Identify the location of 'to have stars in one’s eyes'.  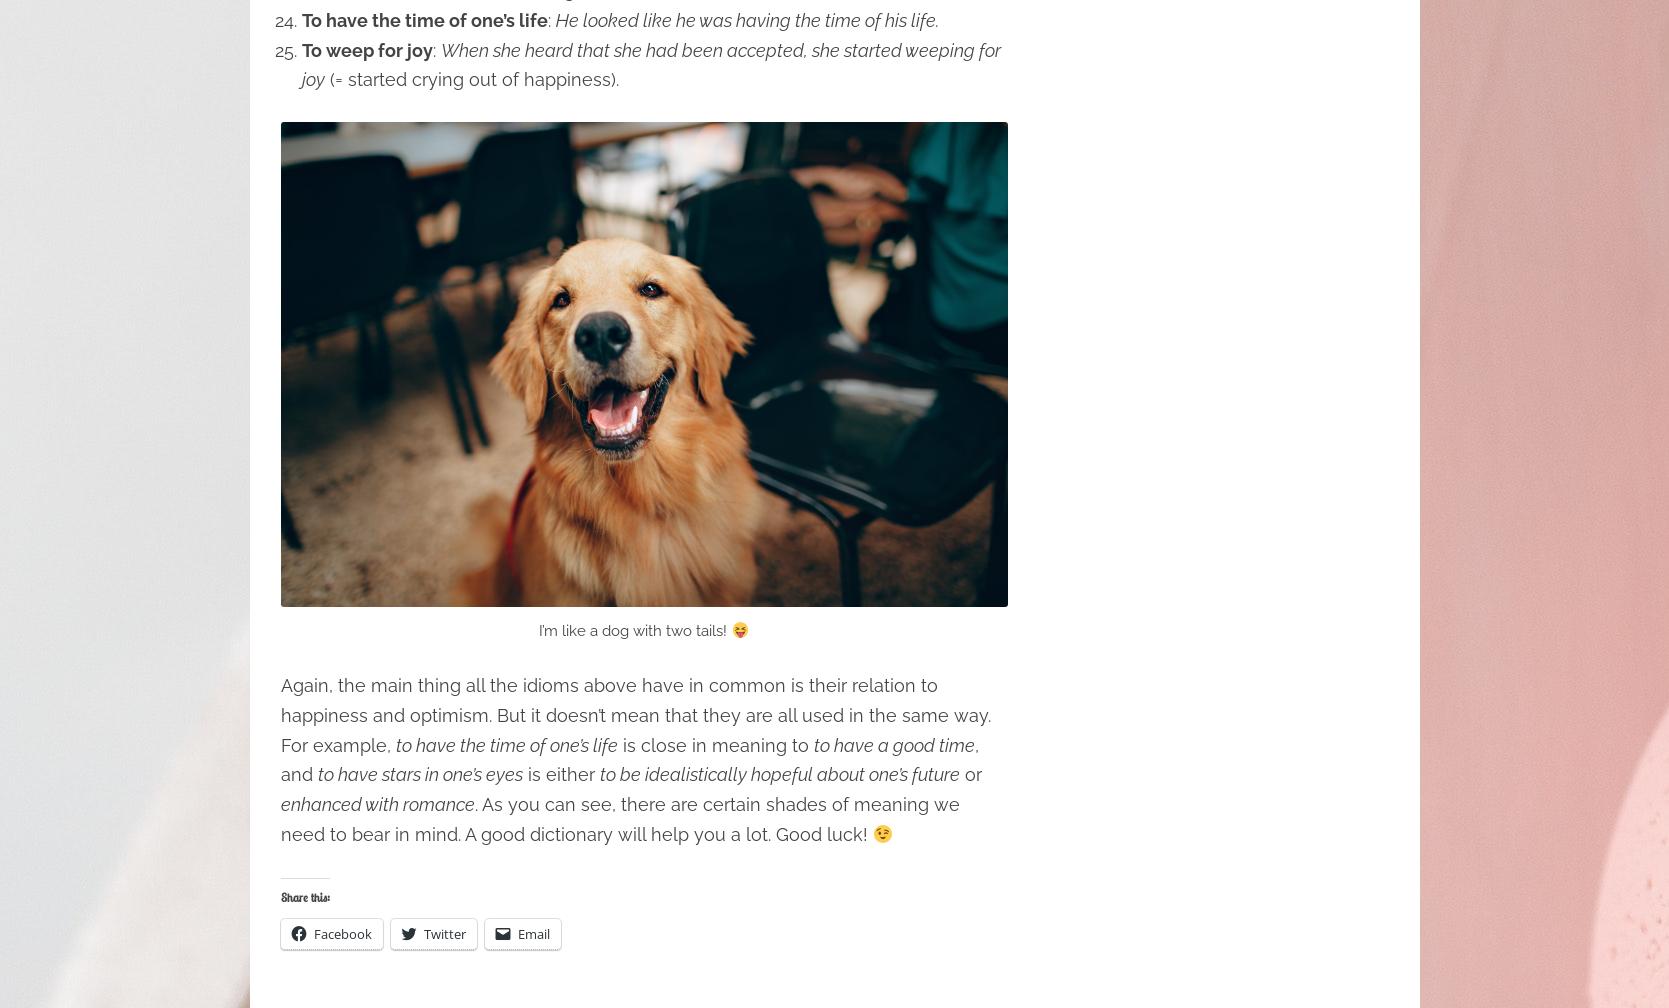
(418, 774).